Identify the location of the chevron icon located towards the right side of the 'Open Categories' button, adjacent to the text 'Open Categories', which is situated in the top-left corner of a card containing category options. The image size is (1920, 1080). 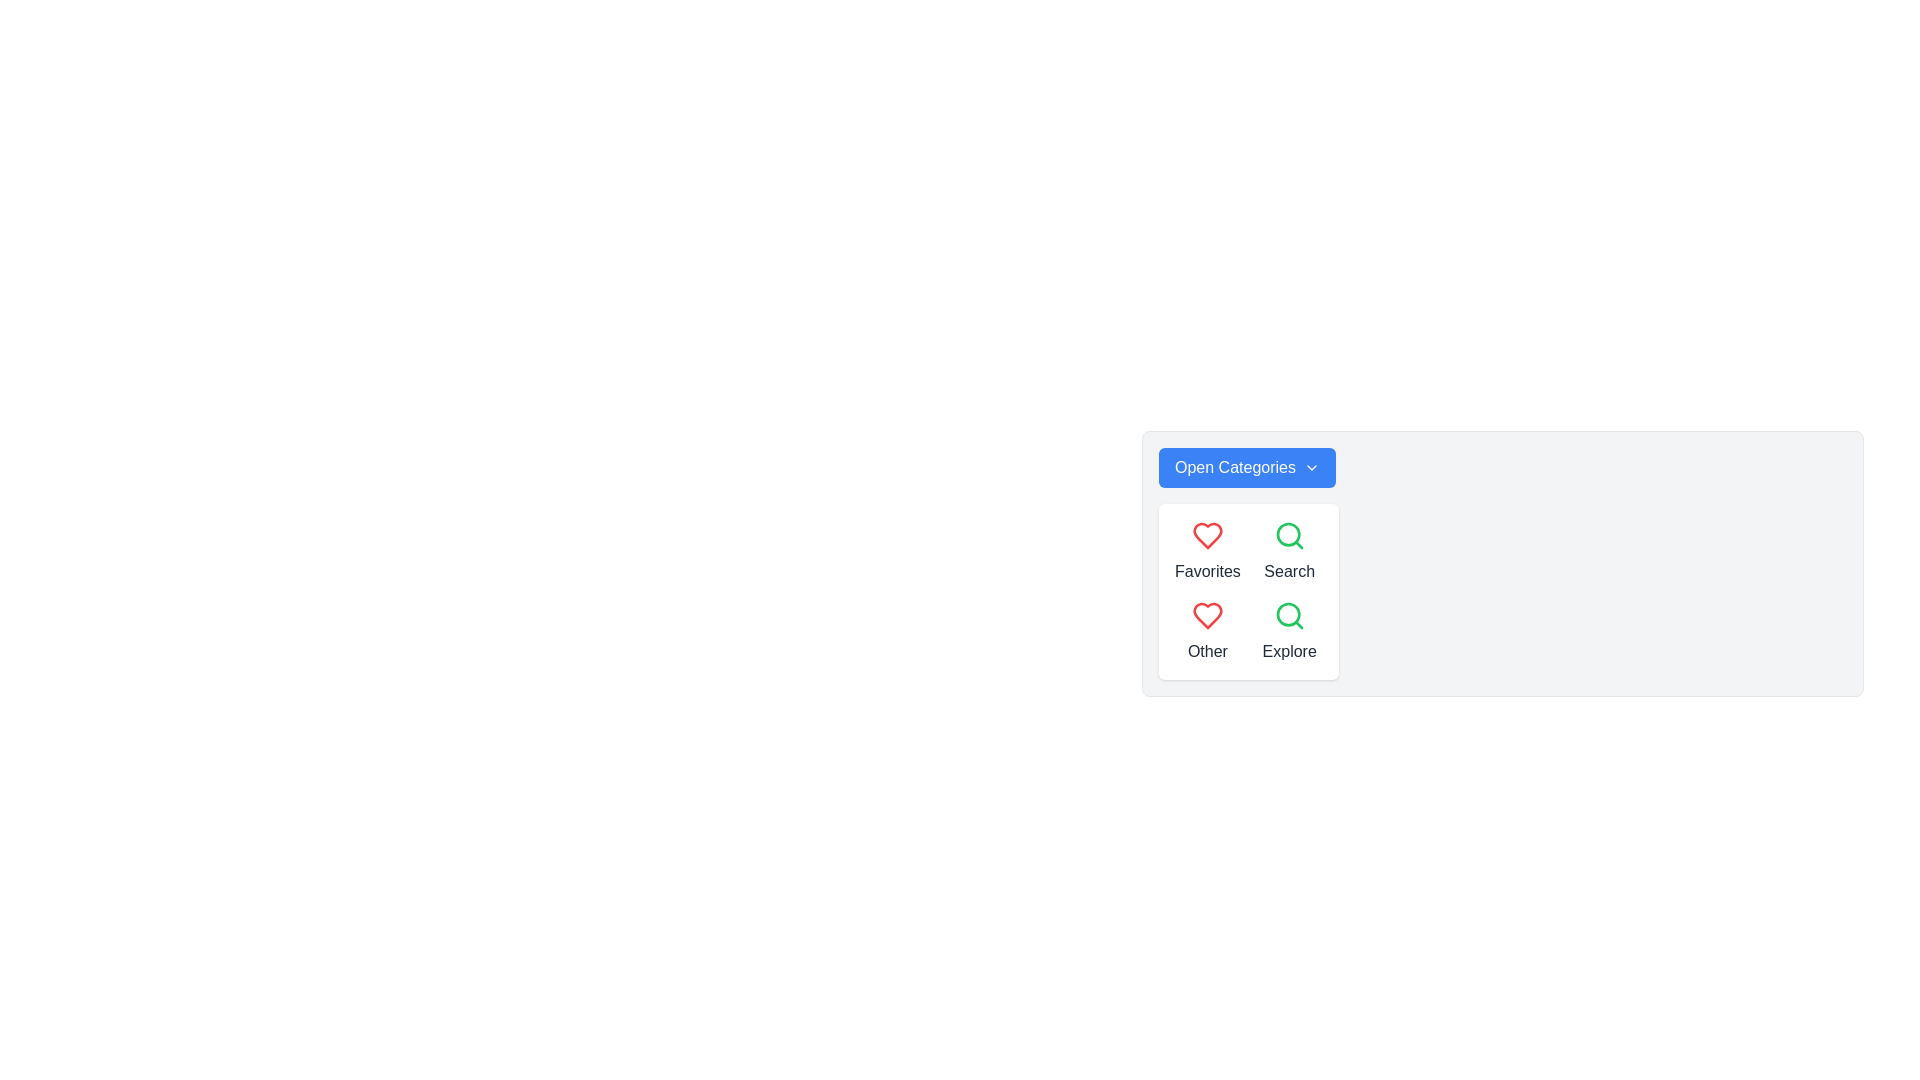
(1311, 467).